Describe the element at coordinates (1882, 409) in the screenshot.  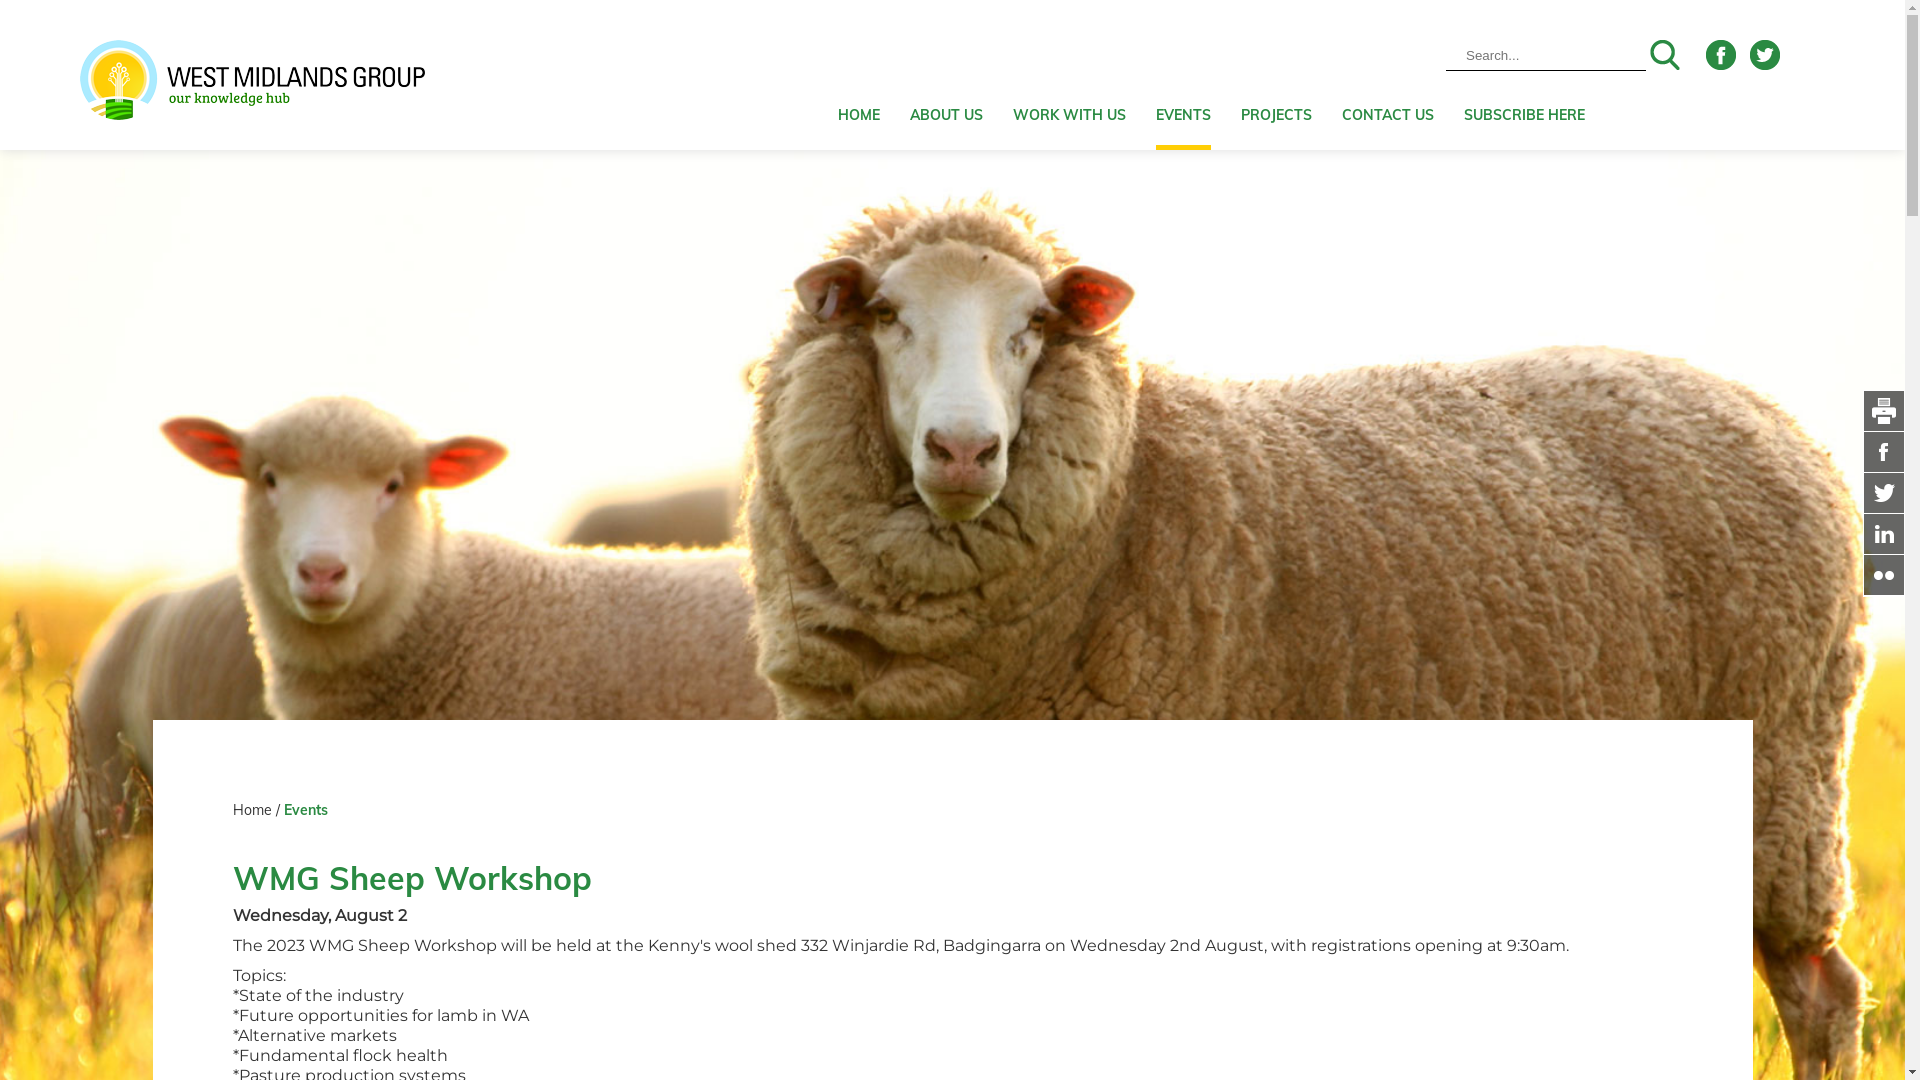
I see `' '` at that location.